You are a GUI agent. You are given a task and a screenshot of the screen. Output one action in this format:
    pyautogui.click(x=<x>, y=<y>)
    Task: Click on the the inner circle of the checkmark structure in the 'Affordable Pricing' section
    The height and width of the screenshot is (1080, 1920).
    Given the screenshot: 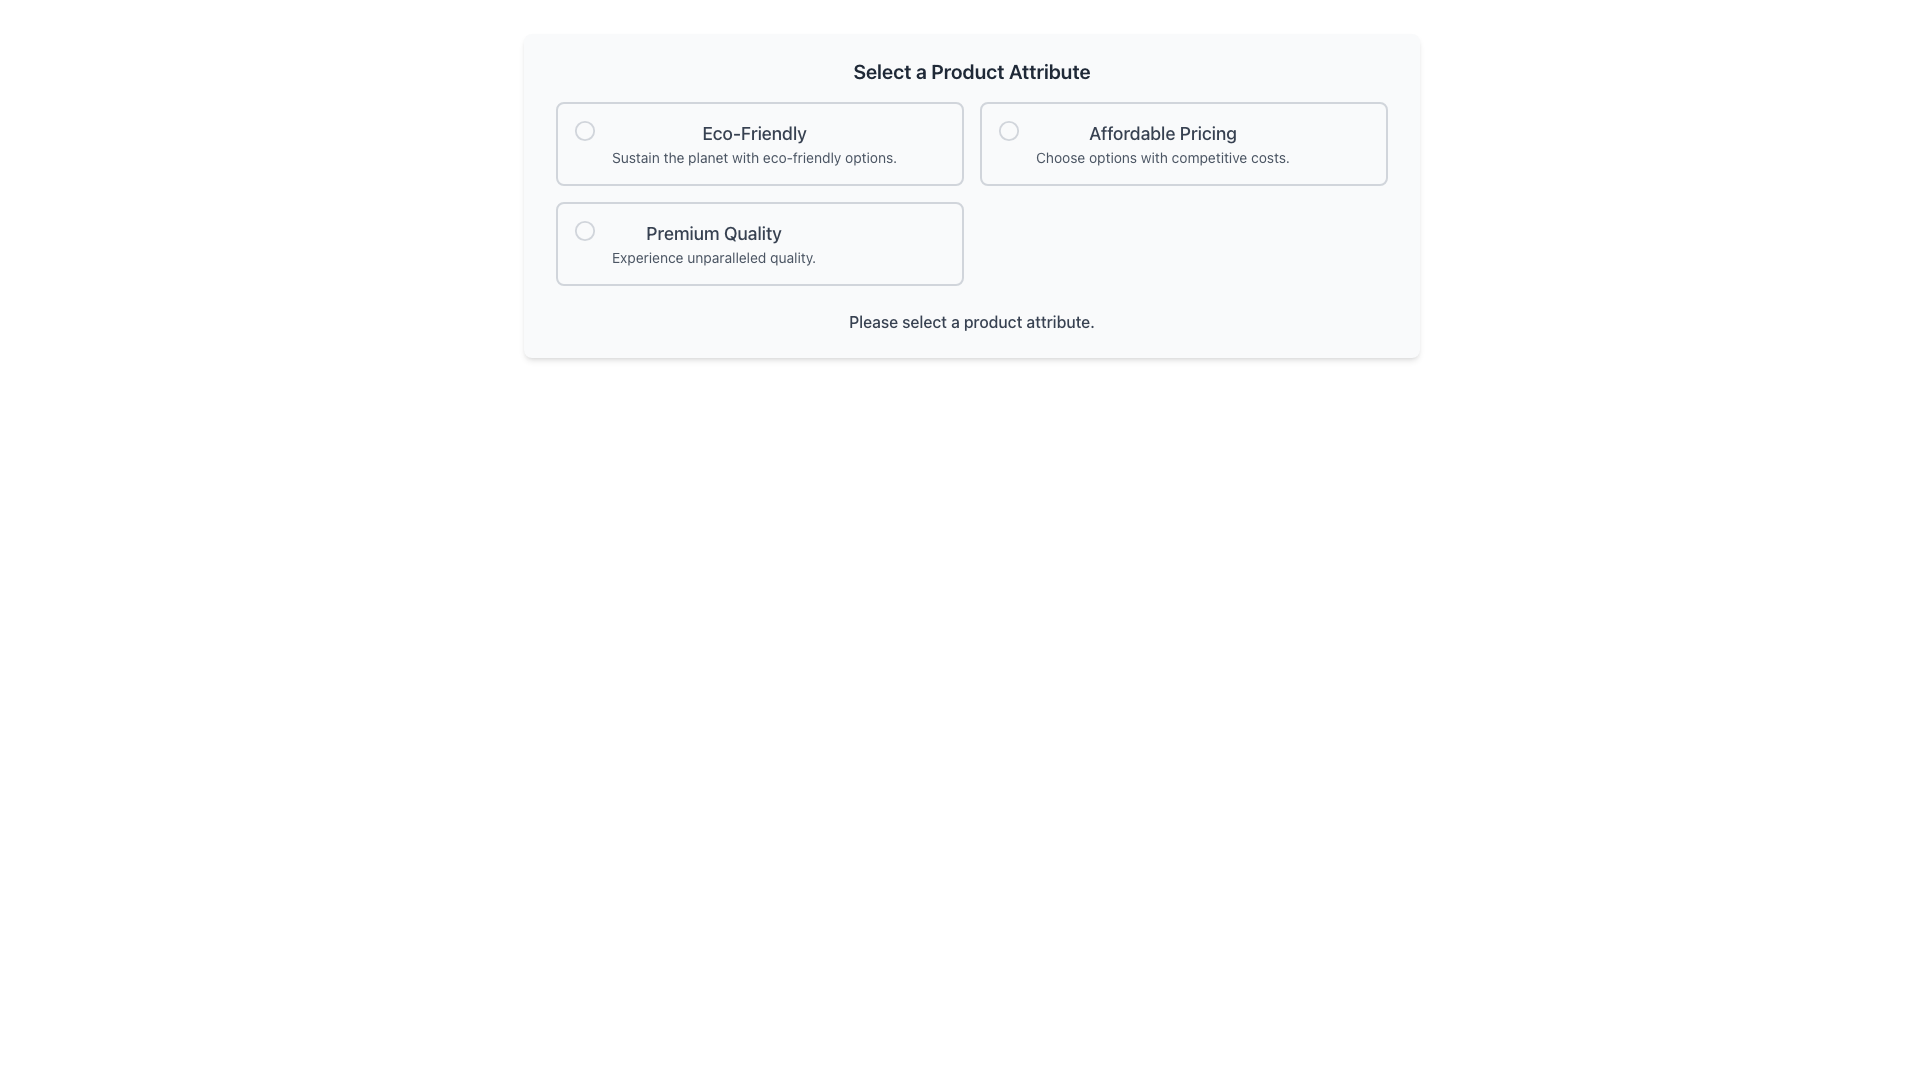 What is the action you would take?
    pyautogui.click(x=1008, y=131)
    